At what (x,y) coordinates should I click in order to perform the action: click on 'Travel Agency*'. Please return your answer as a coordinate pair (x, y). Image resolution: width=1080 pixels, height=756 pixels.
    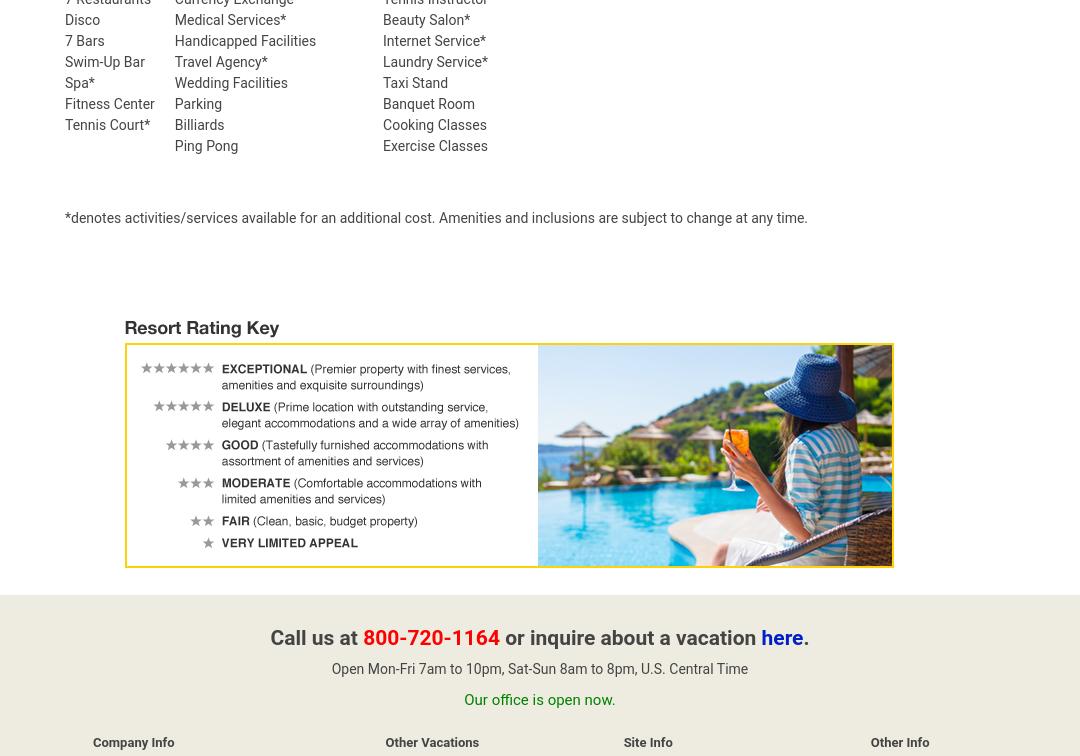
    Looking at the image, I should click on (220, 61).